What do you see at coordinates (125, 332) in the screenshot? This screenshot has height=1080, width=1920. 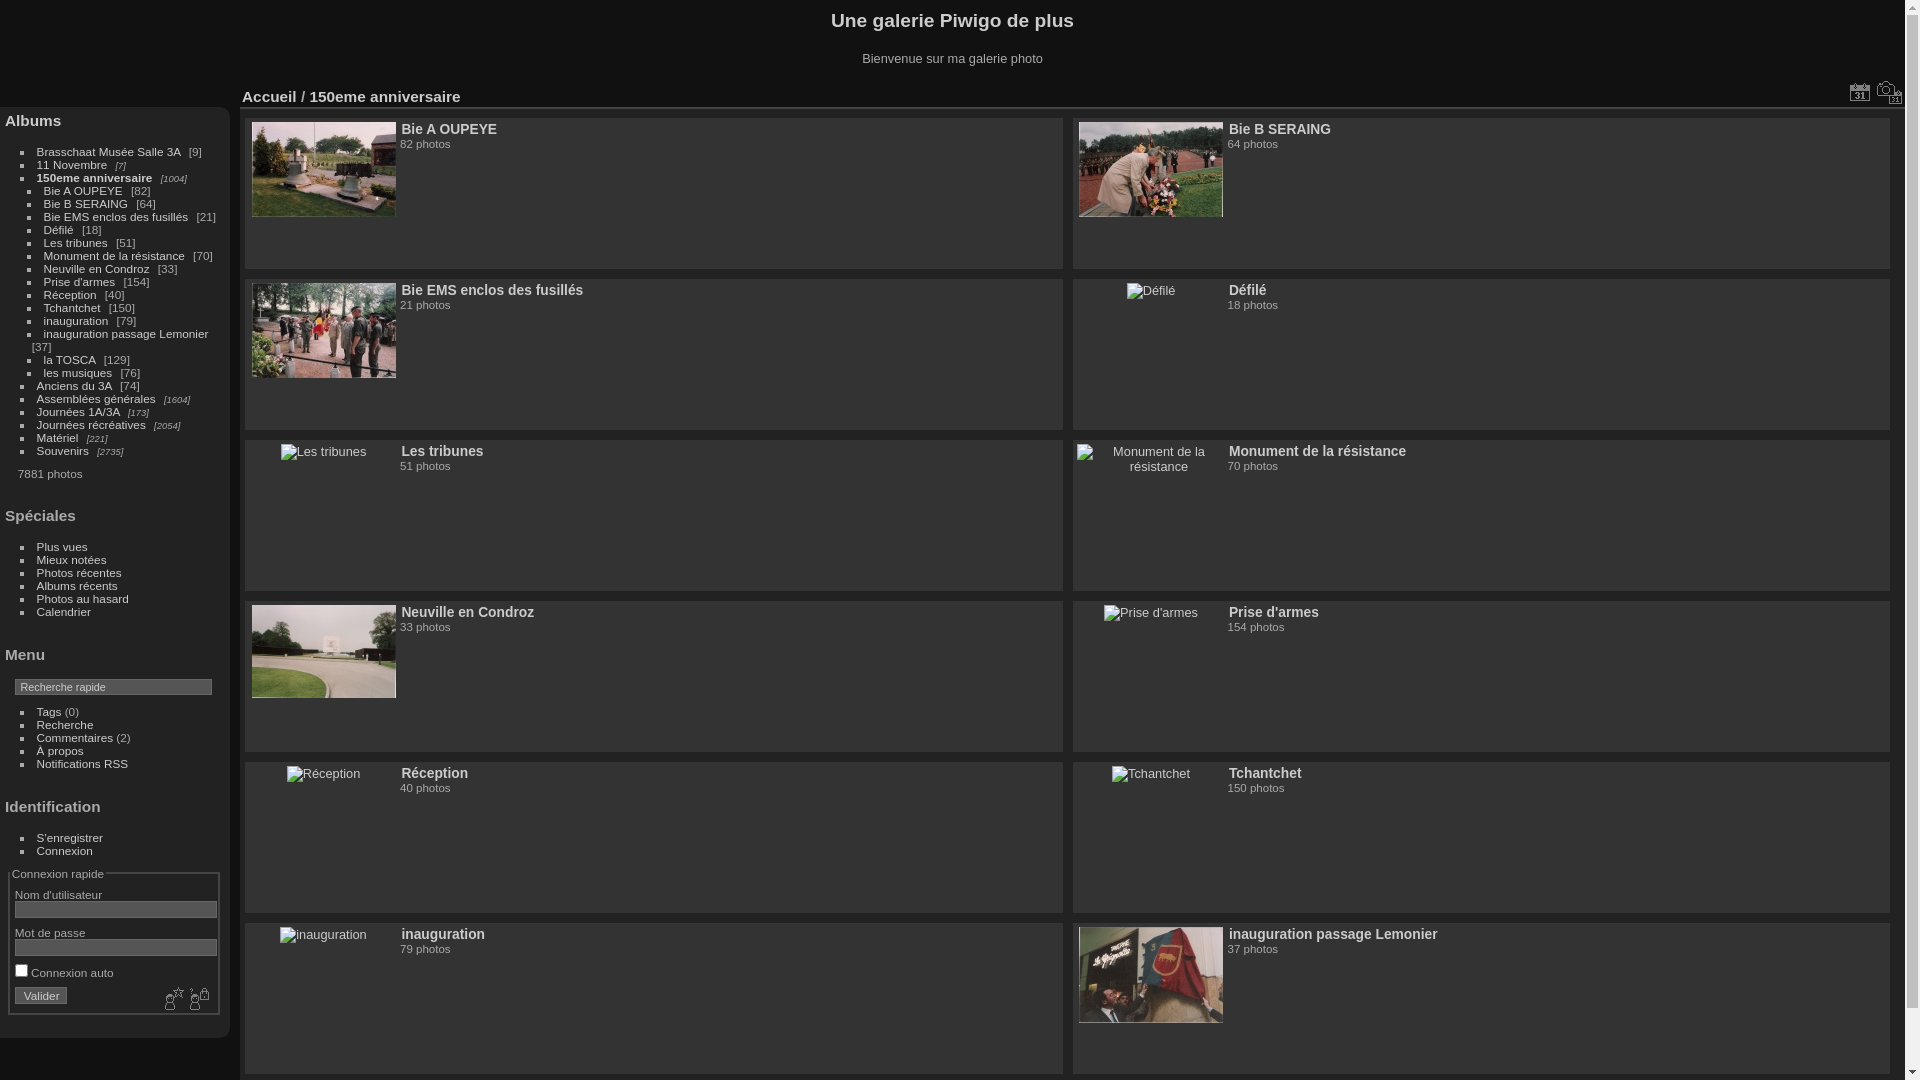 I see `'inauguration passage Lemonier'` at bounding box center [125, 332].